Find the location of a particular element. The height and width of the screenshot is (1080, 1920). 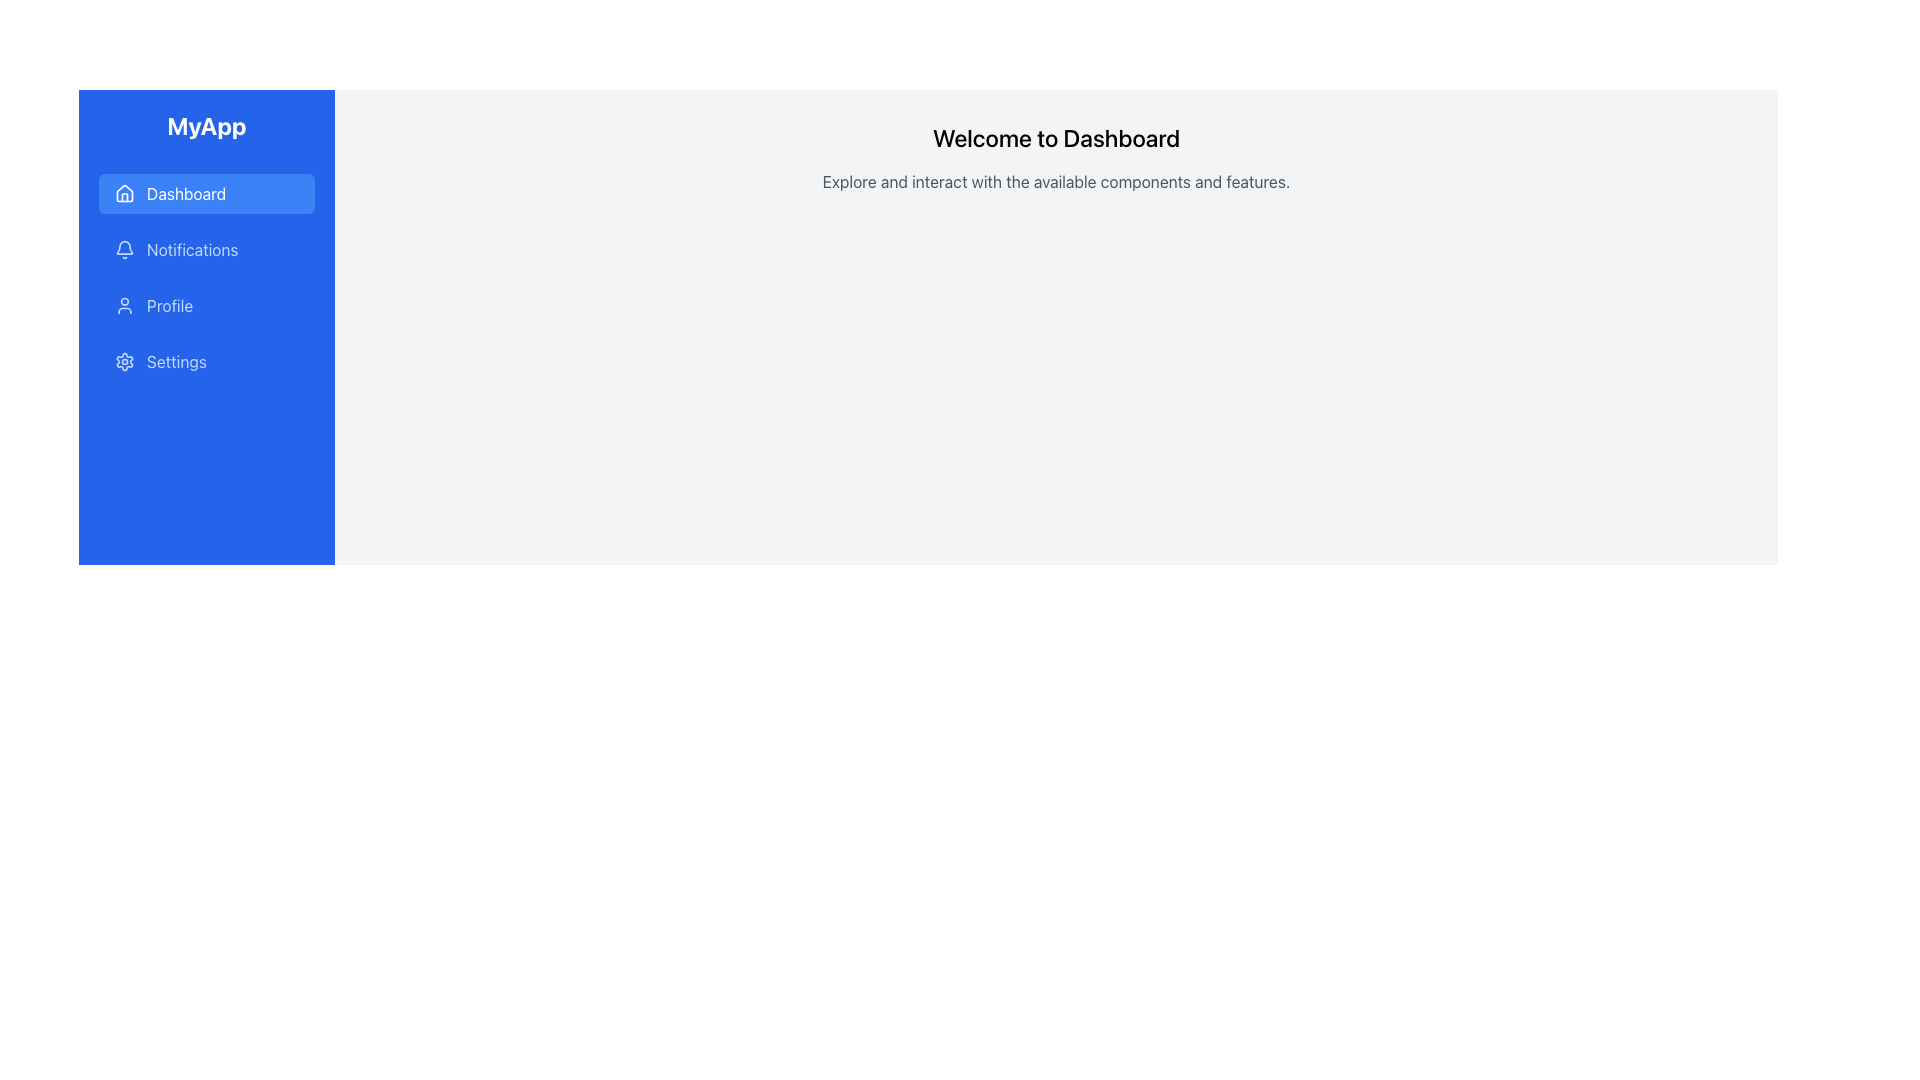

the house icon located within the 'Dashboard' navigation menu item, positioned to the left of the text is located at coordinates (123, 193).